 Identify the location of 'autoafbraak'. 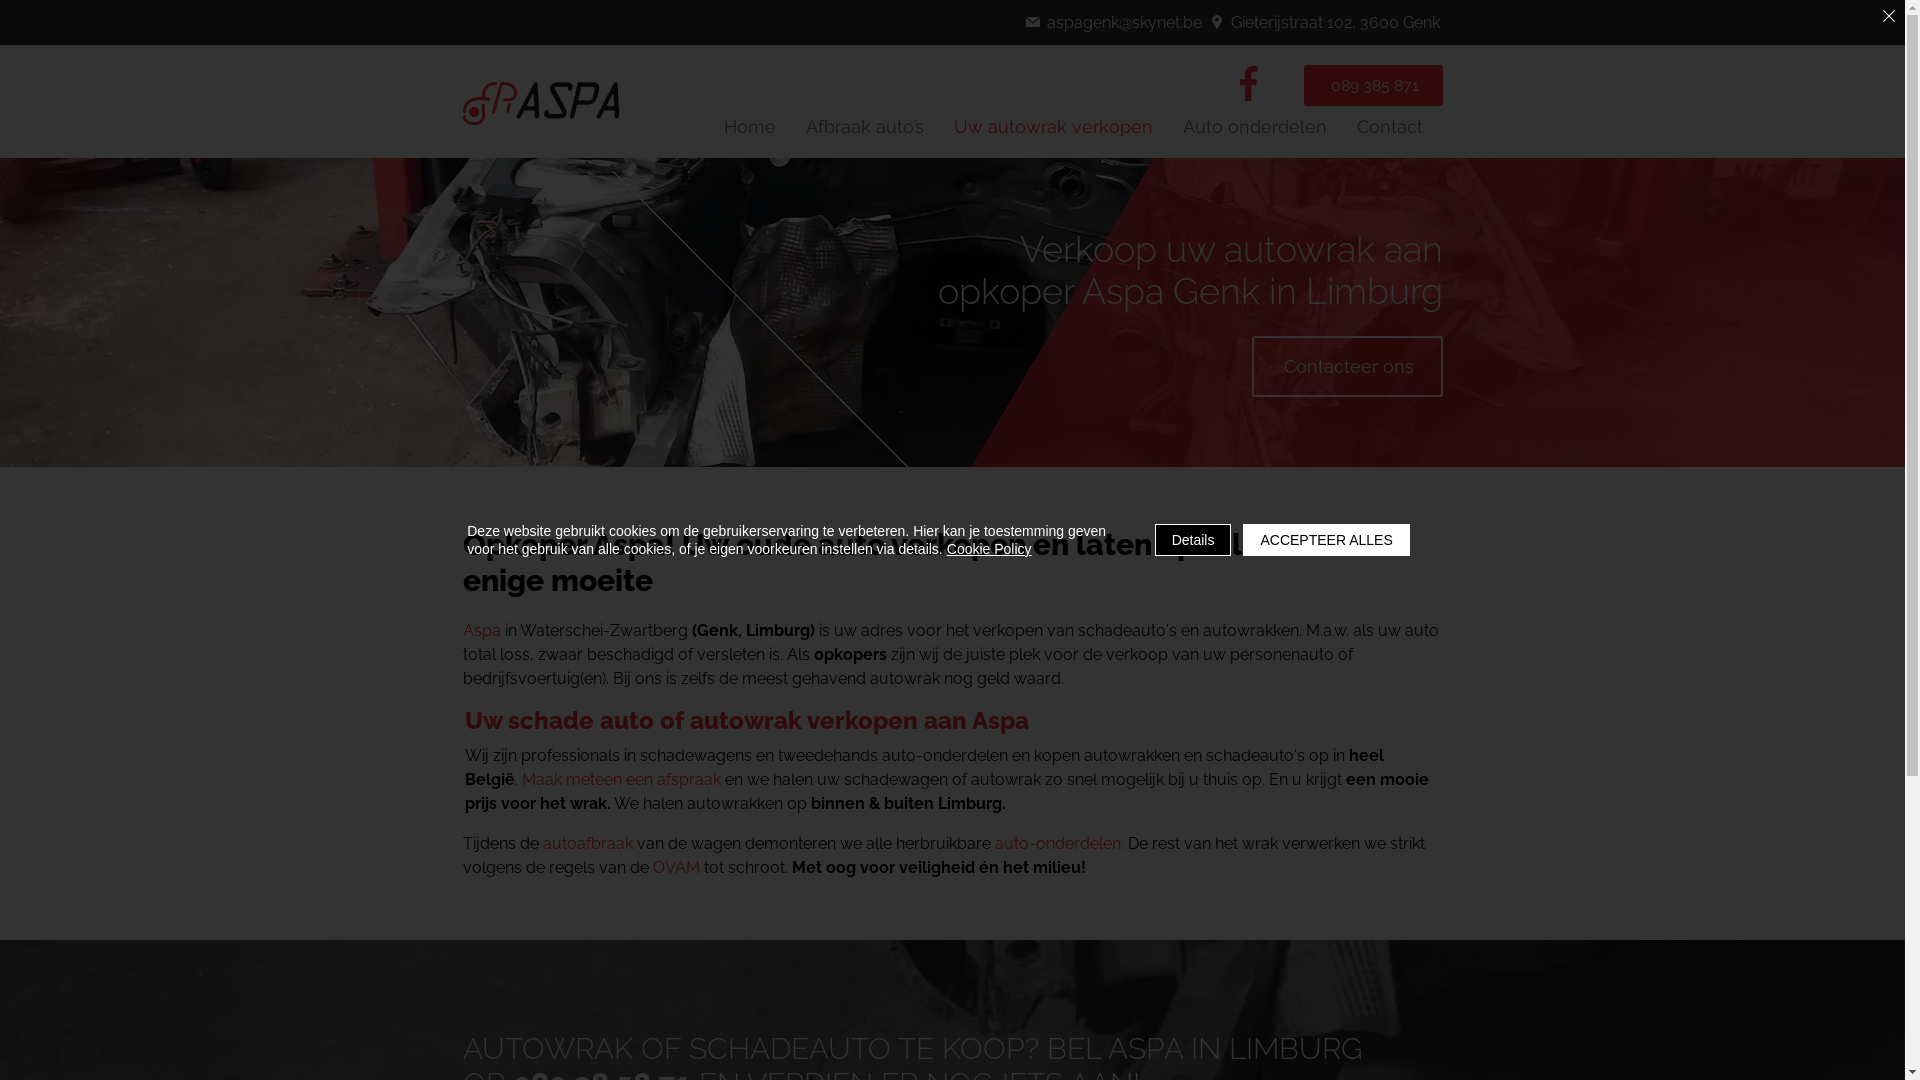
(585, 843).